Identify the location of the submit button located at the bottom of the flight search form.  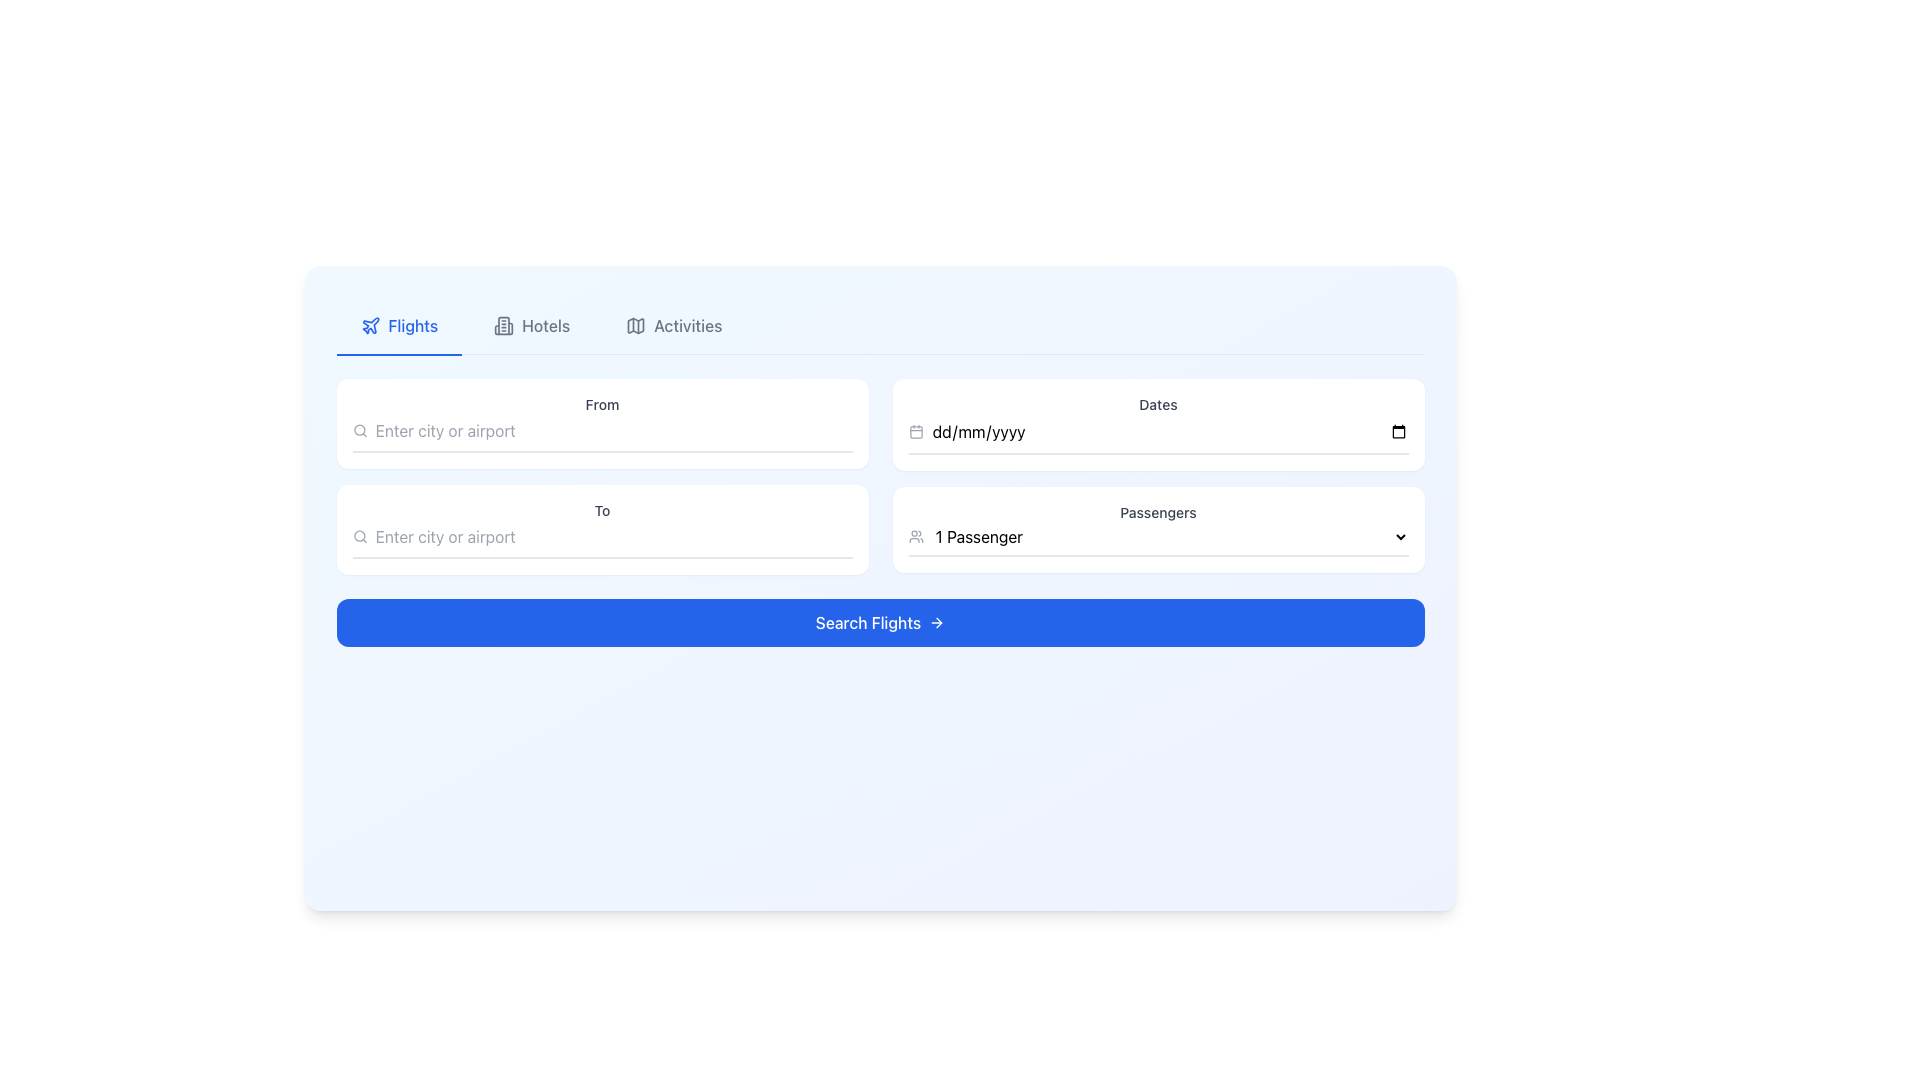
(880, 622).